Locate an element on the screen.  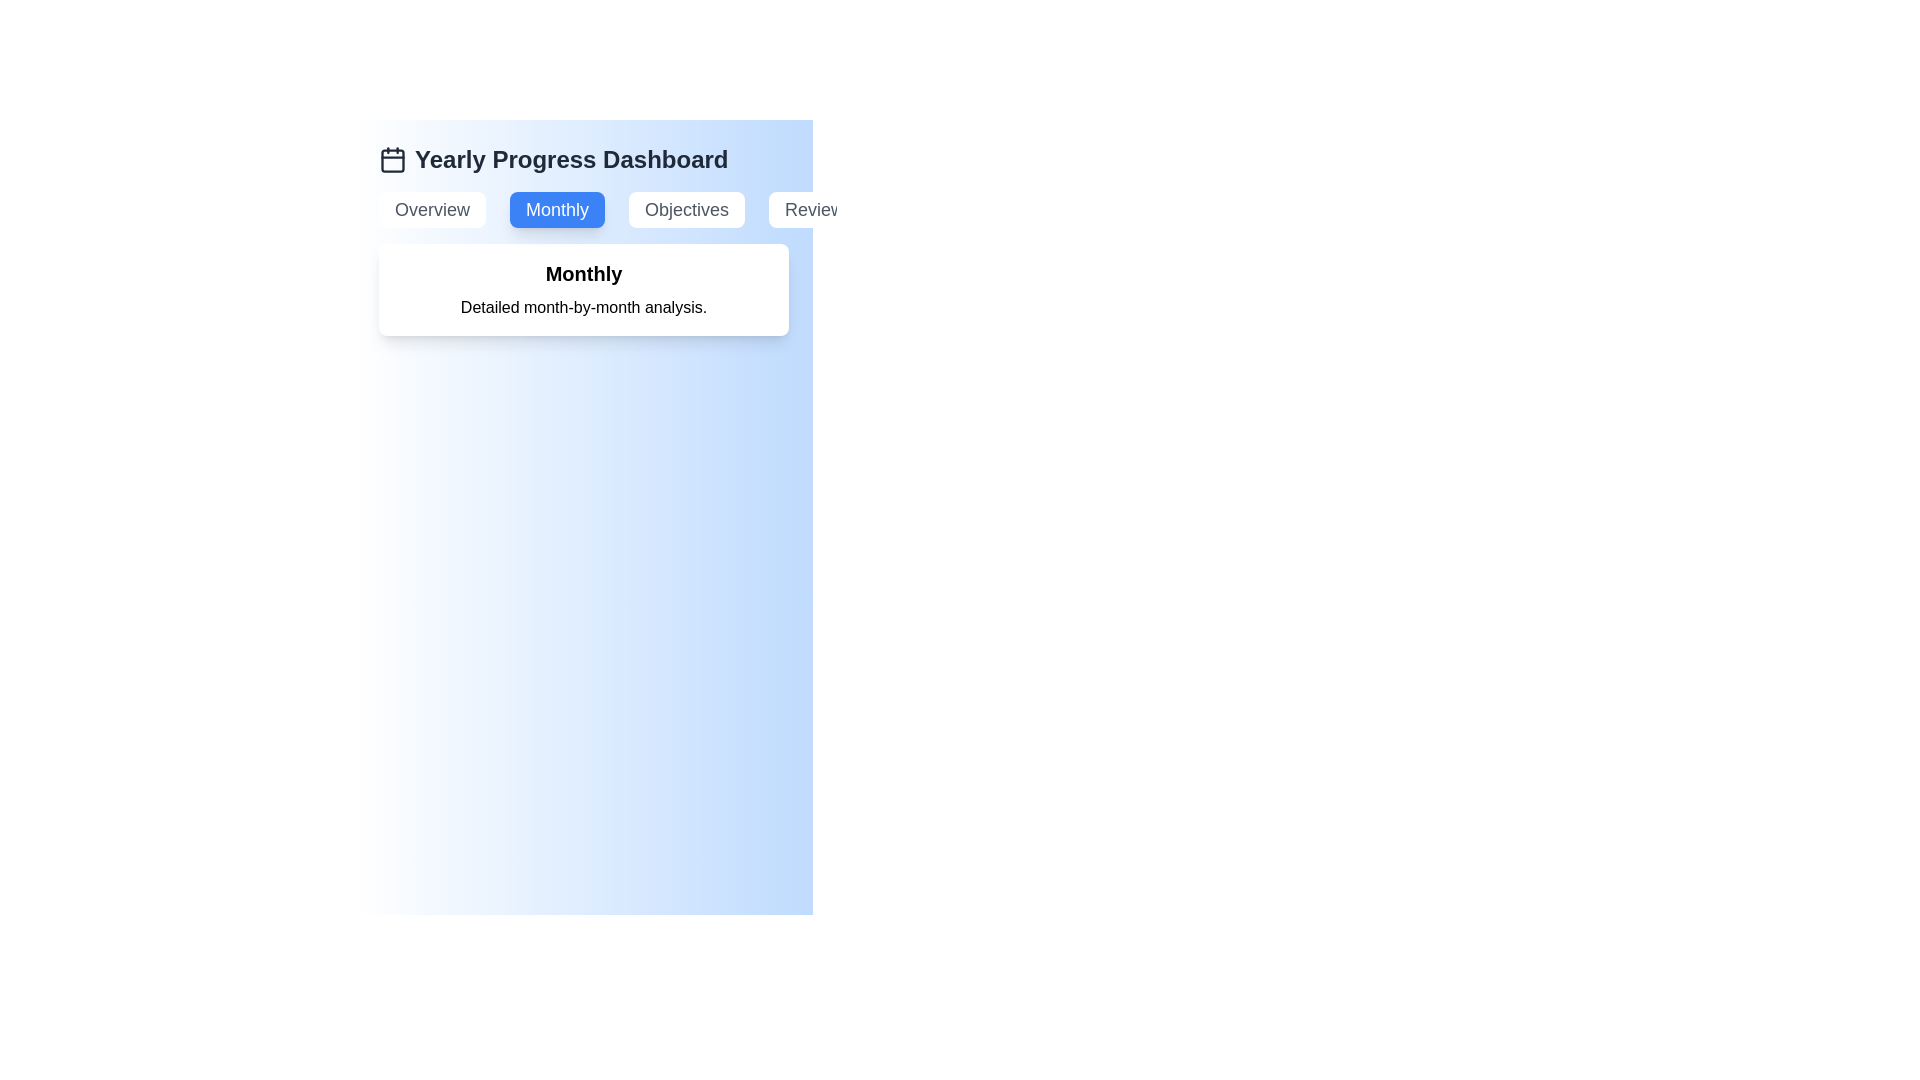
the tab labeled 'Objectives' to activate it is located at coordinates (687, 209).